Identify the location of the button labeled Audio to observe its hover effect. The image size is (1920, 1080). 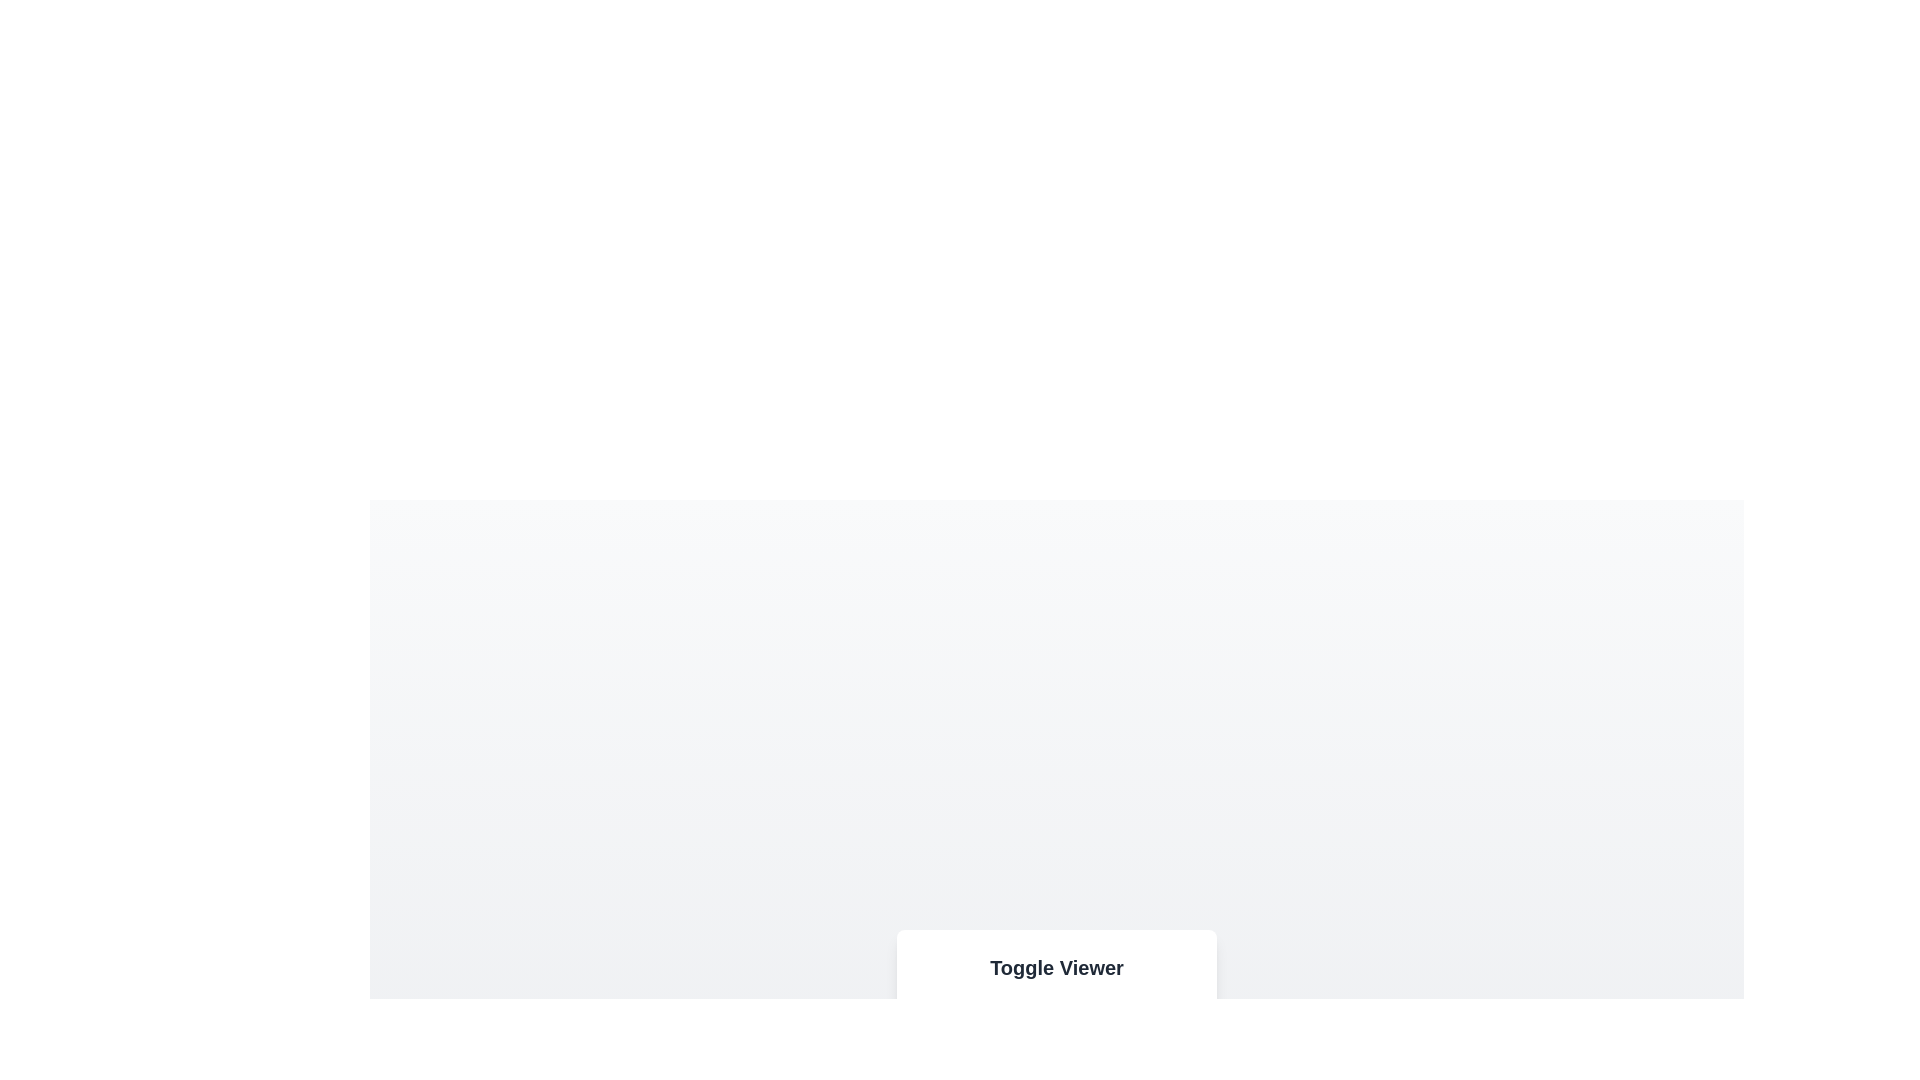
(1106, 1040).